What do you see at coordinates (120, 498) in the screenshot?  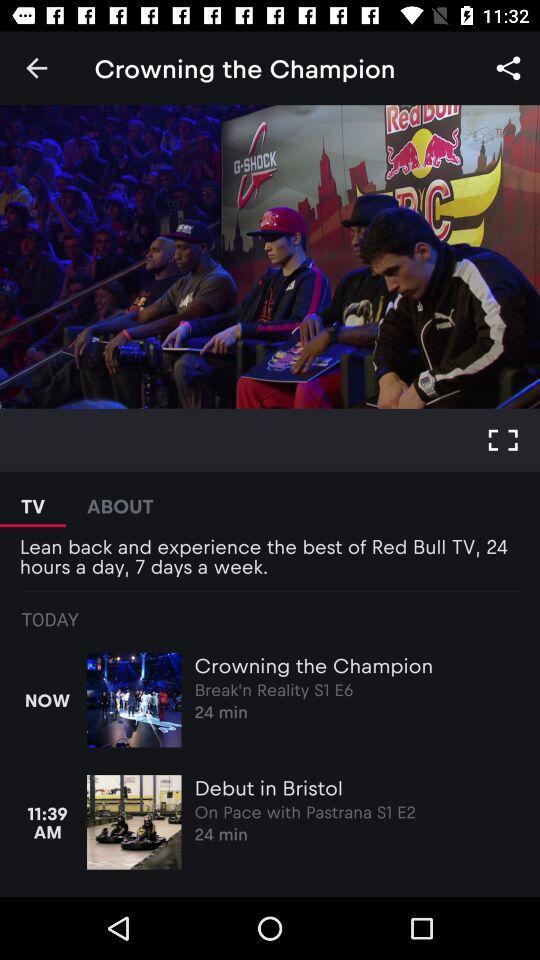 I see `about  which is on right side of tv` at bounding box center [120, 498].